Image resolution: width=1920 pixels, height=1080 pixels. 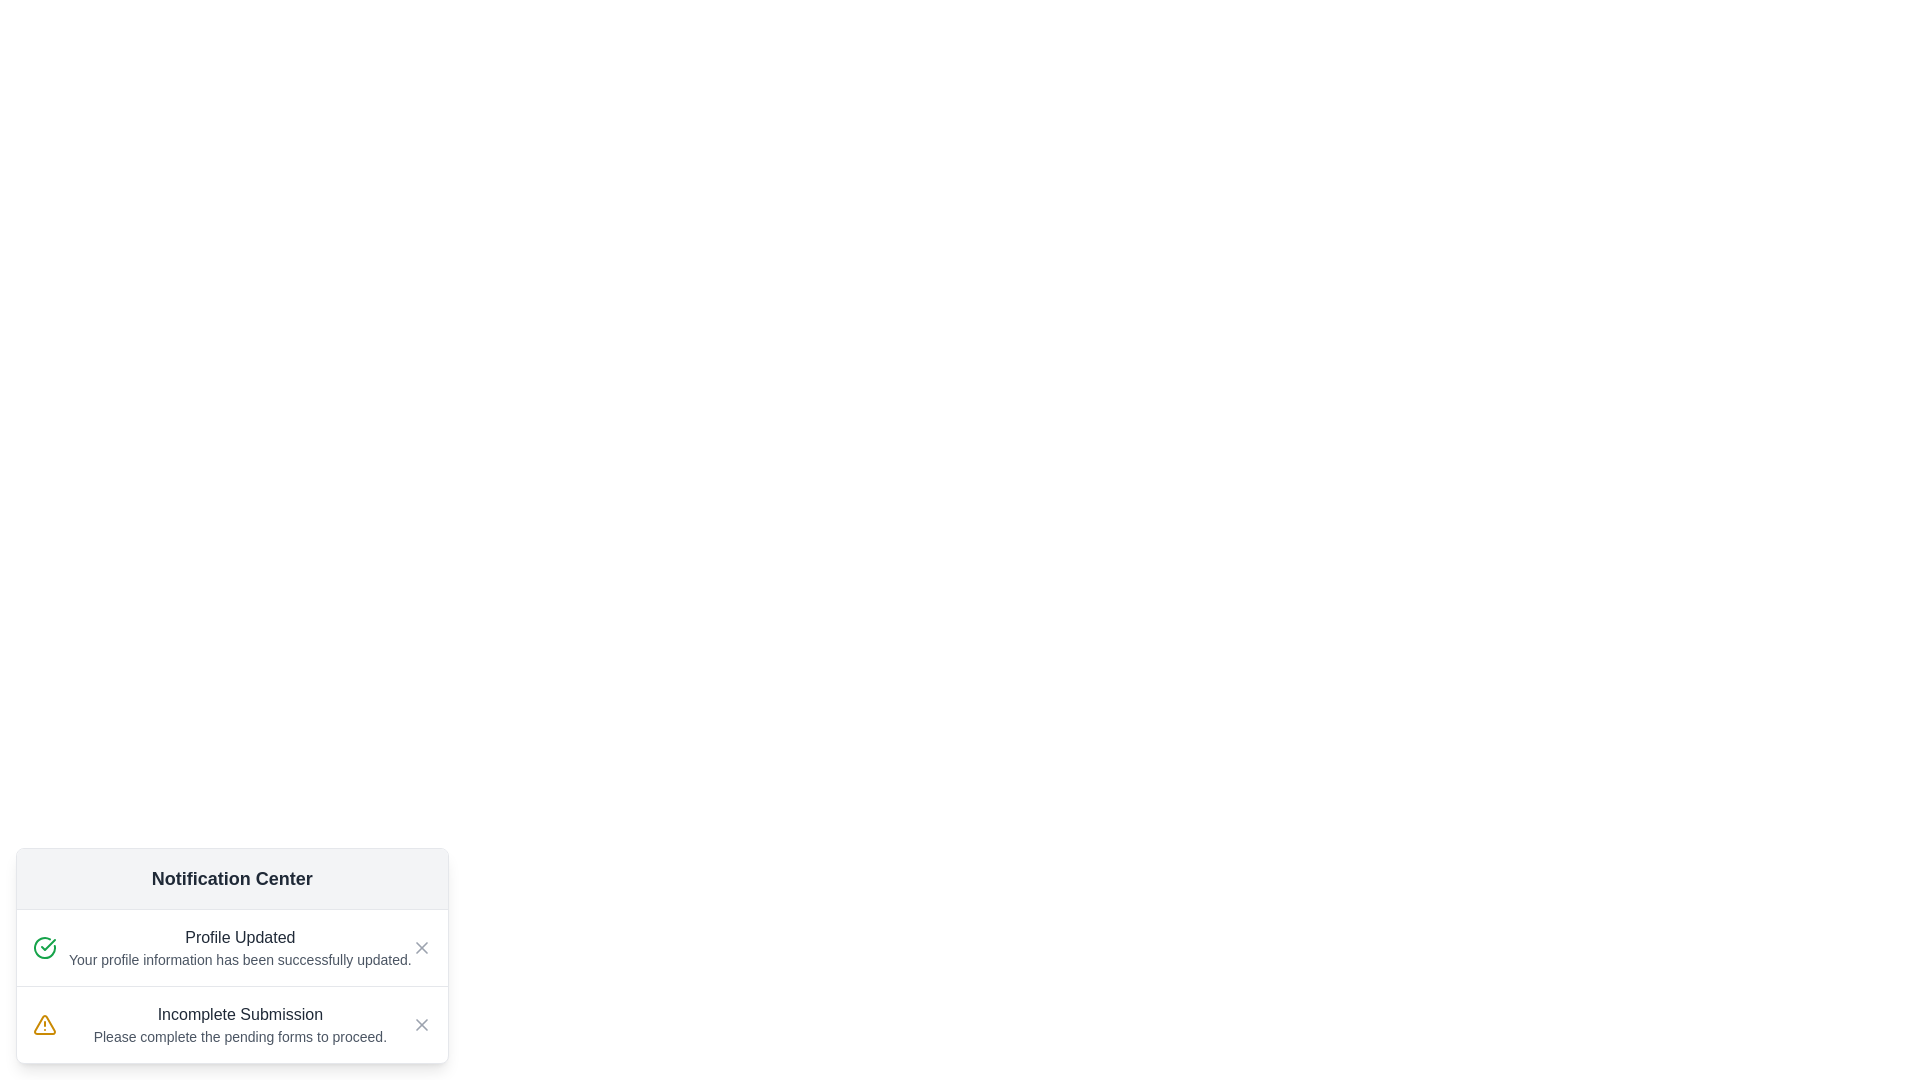 I want to click on the diagonal cross mark icon in the top-right corner of the 'Profile Updated' notification card, so click(x=420, y=1025).